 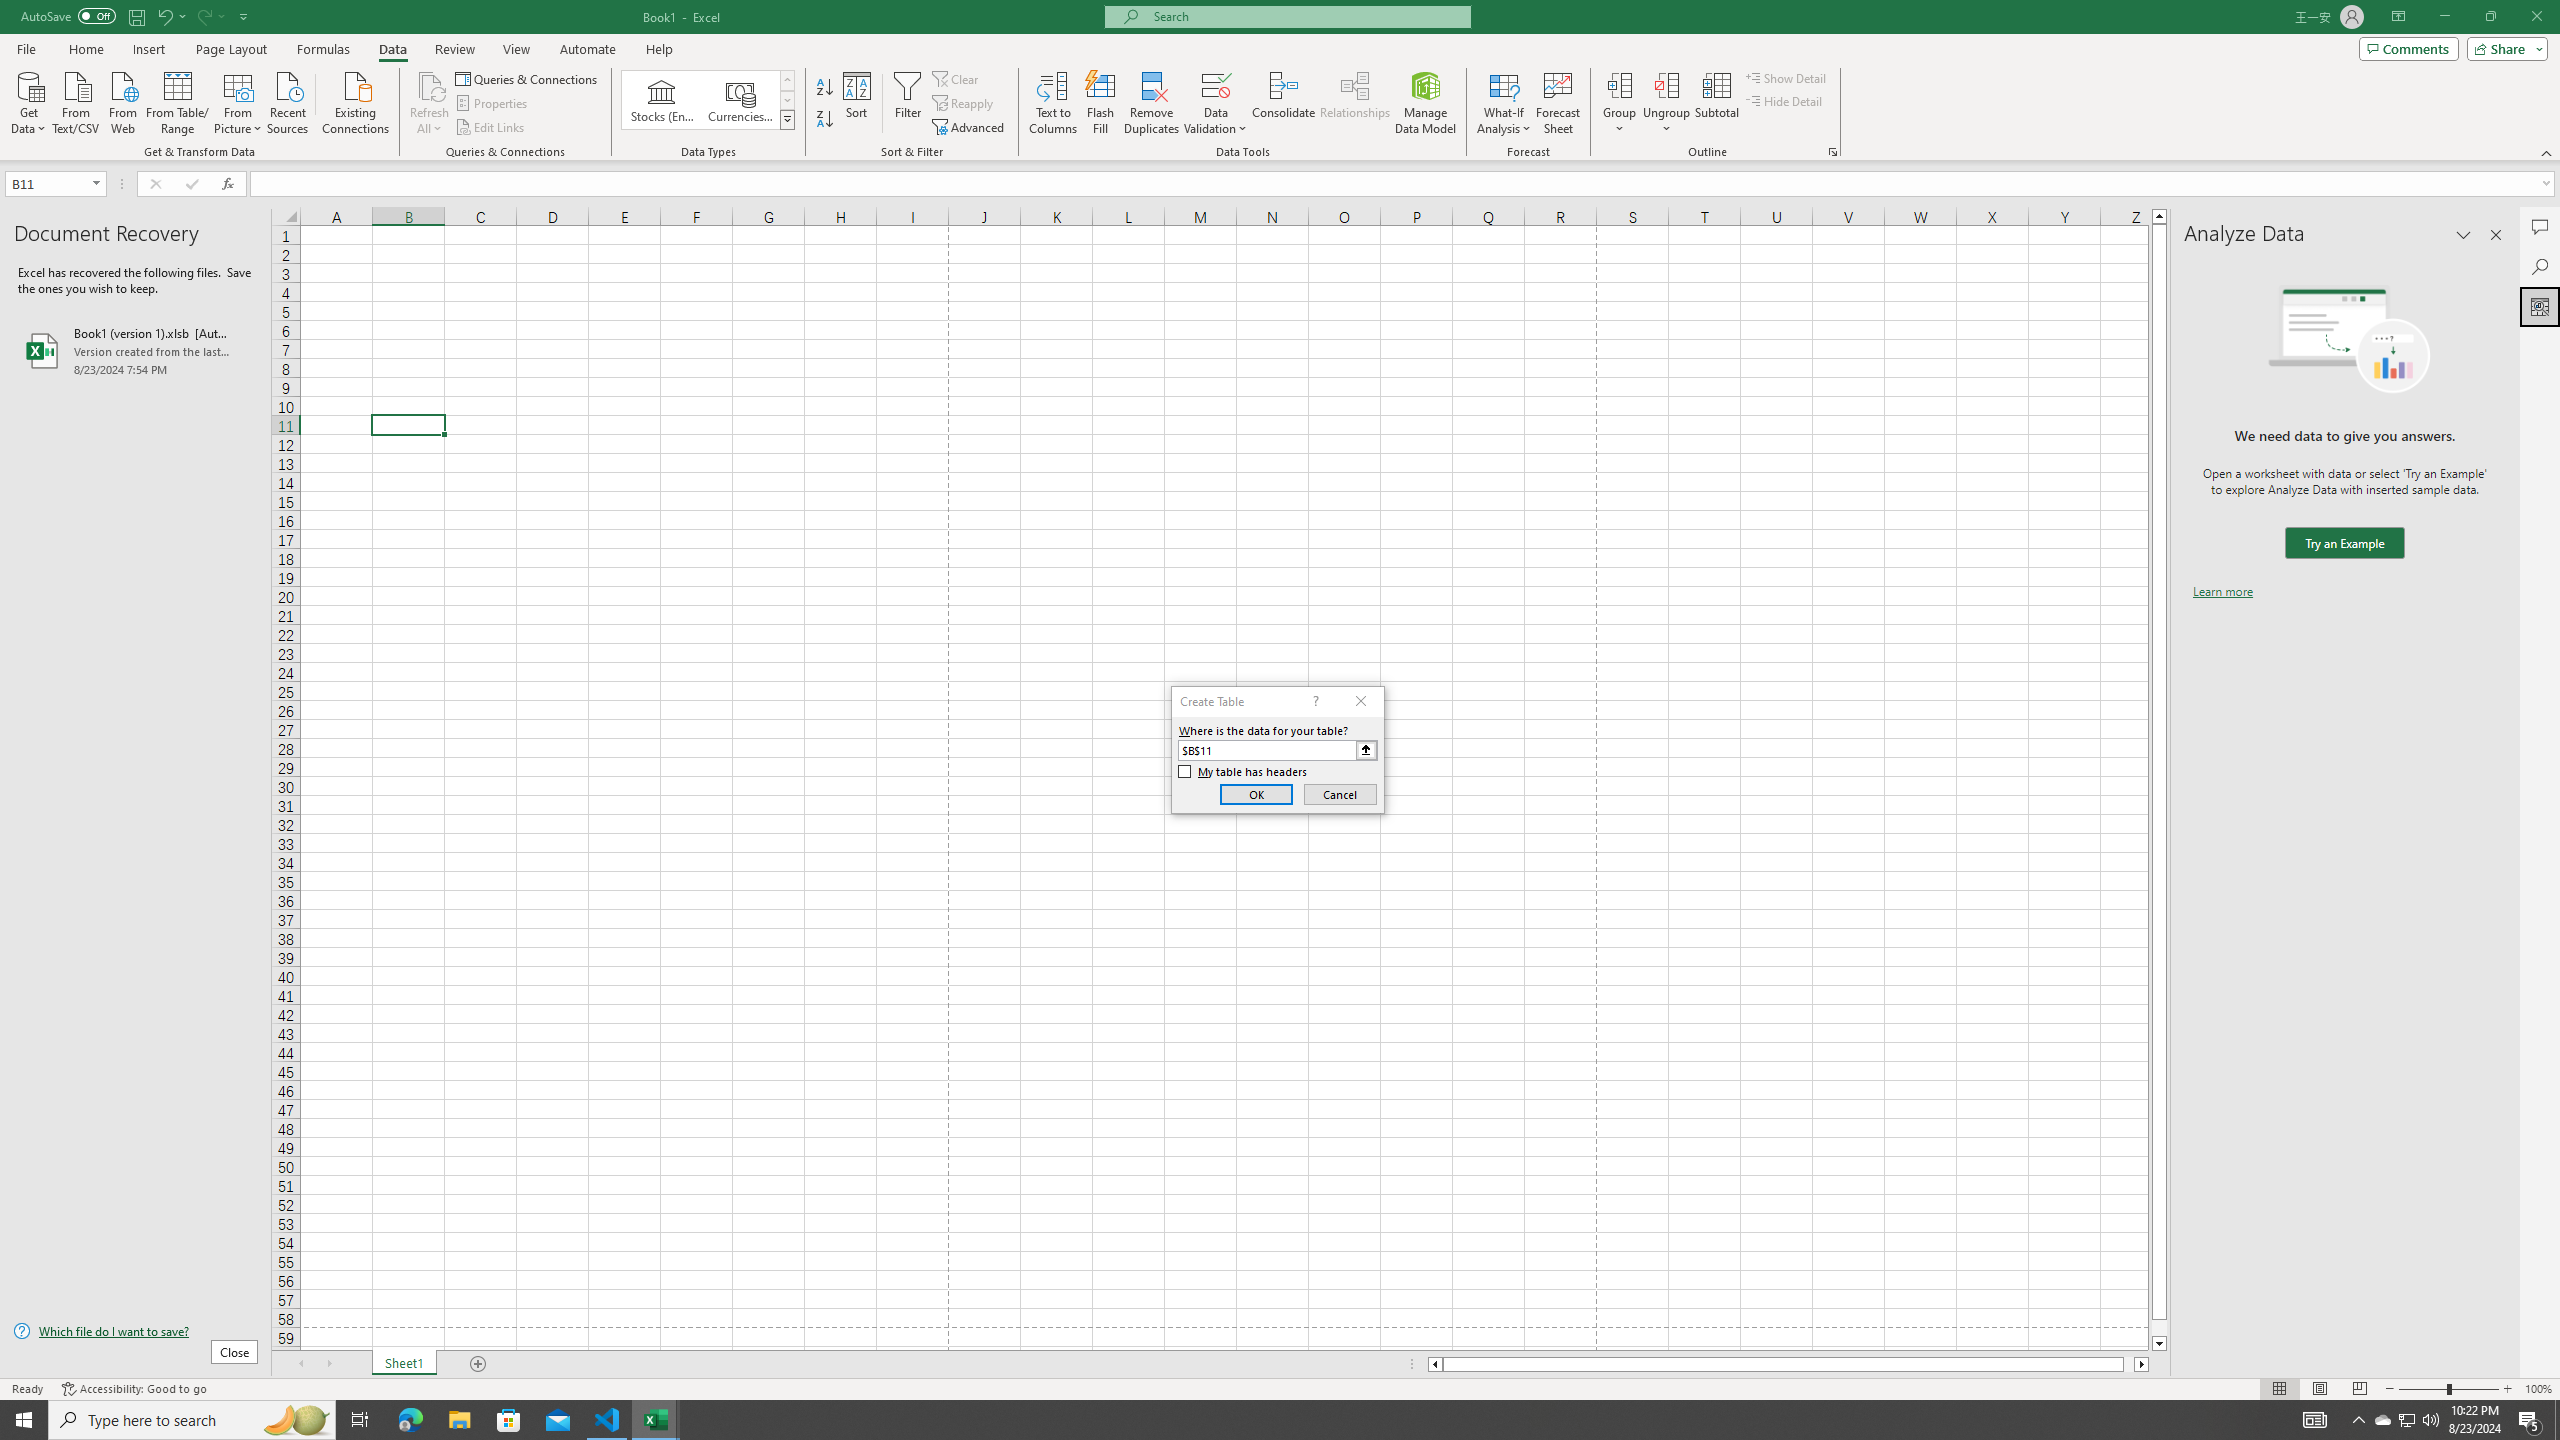 What do you see at coordinates (856, 103) in the screenshot?
I see `'Sort...'` at bounding box center [856, 103].